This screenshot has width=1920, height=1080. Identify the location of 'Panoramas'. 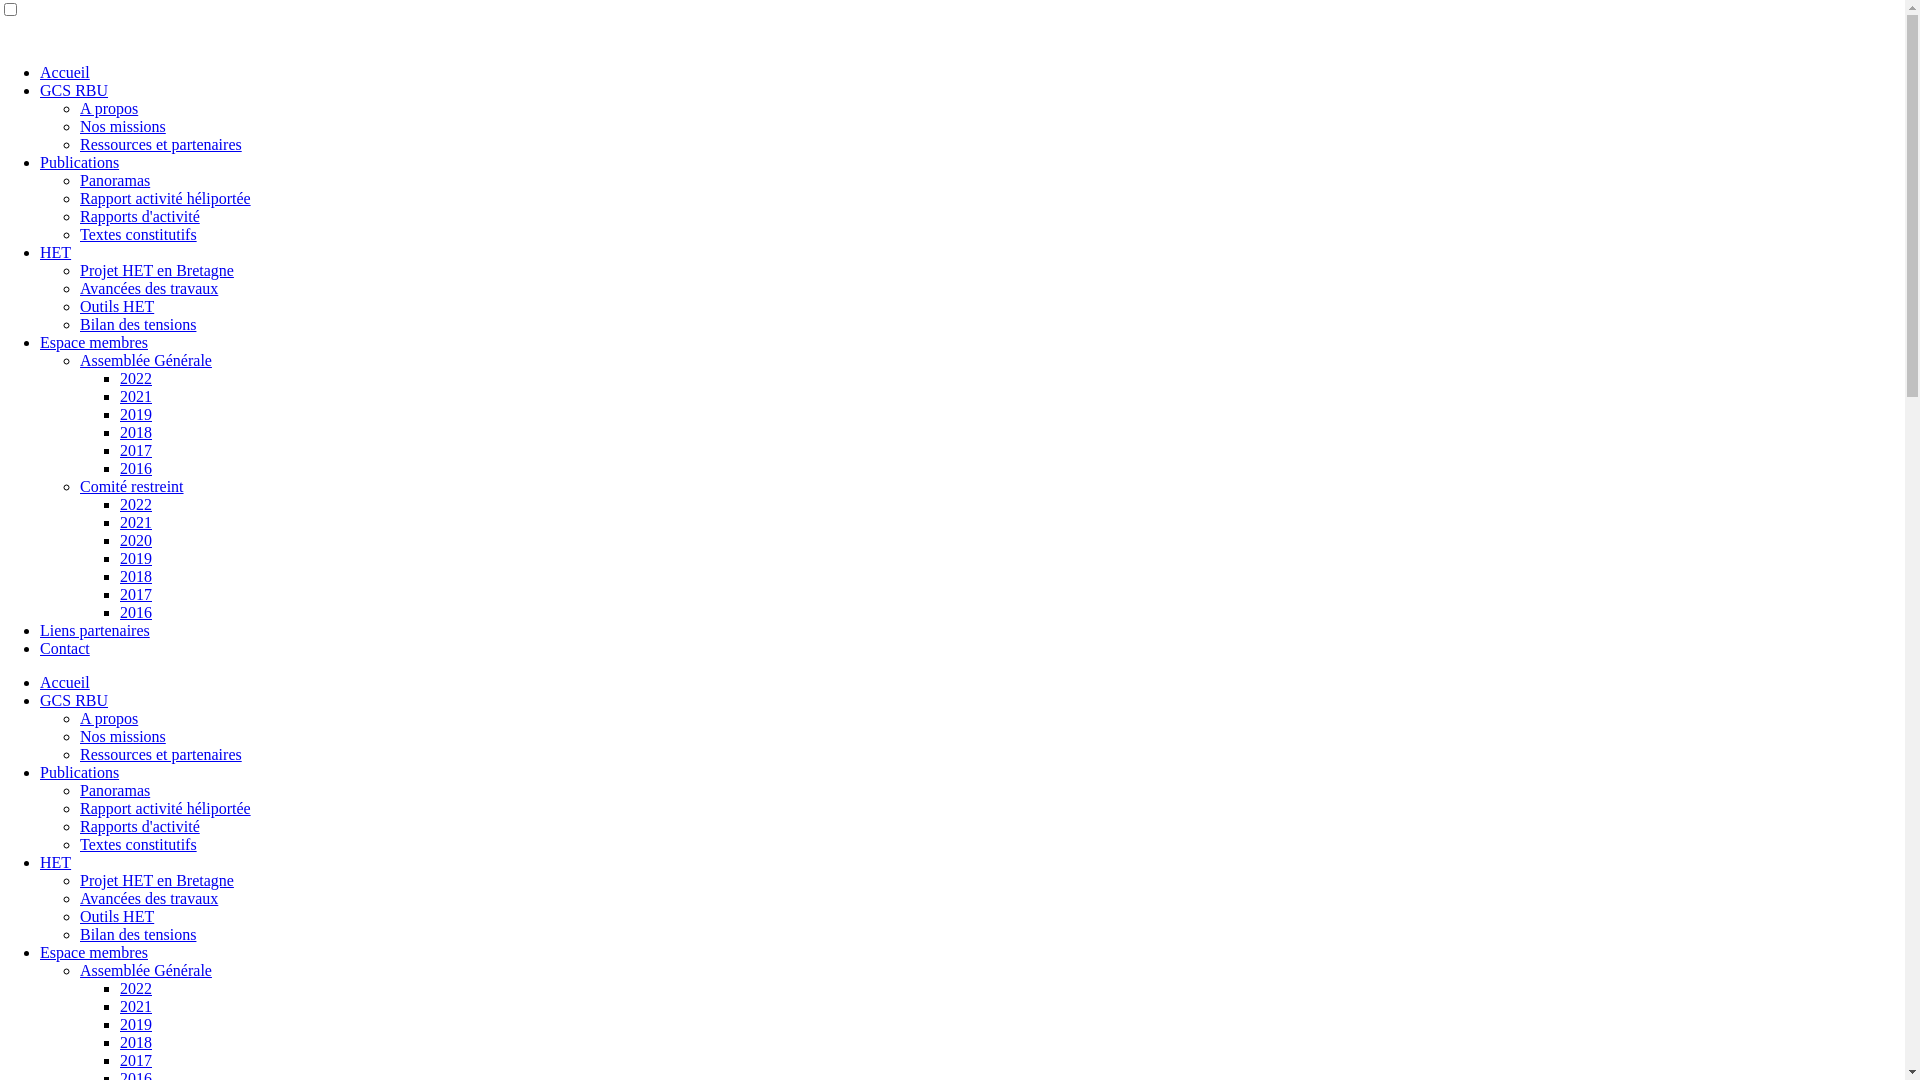
(80, 789).